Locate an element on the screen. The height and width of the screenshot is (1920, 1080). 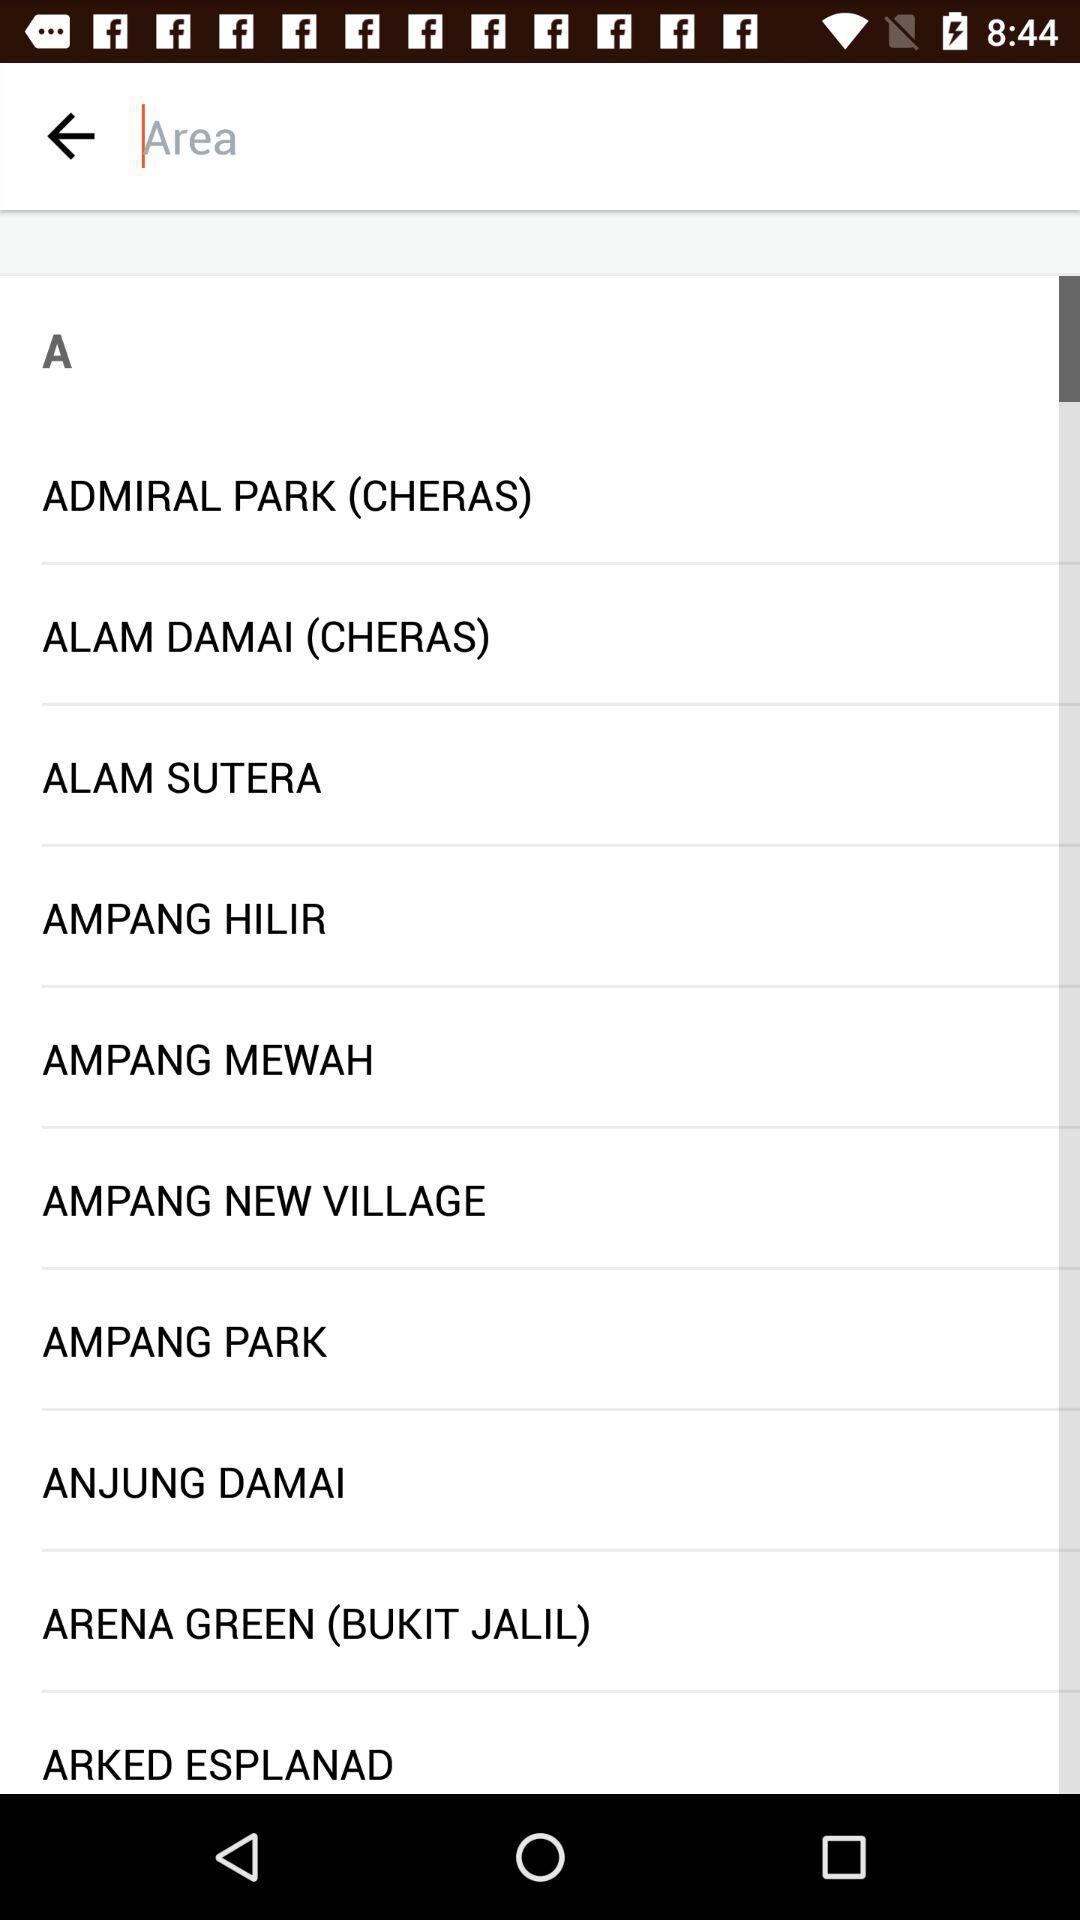
the ampang park item is located at coordinates (540, 1340).